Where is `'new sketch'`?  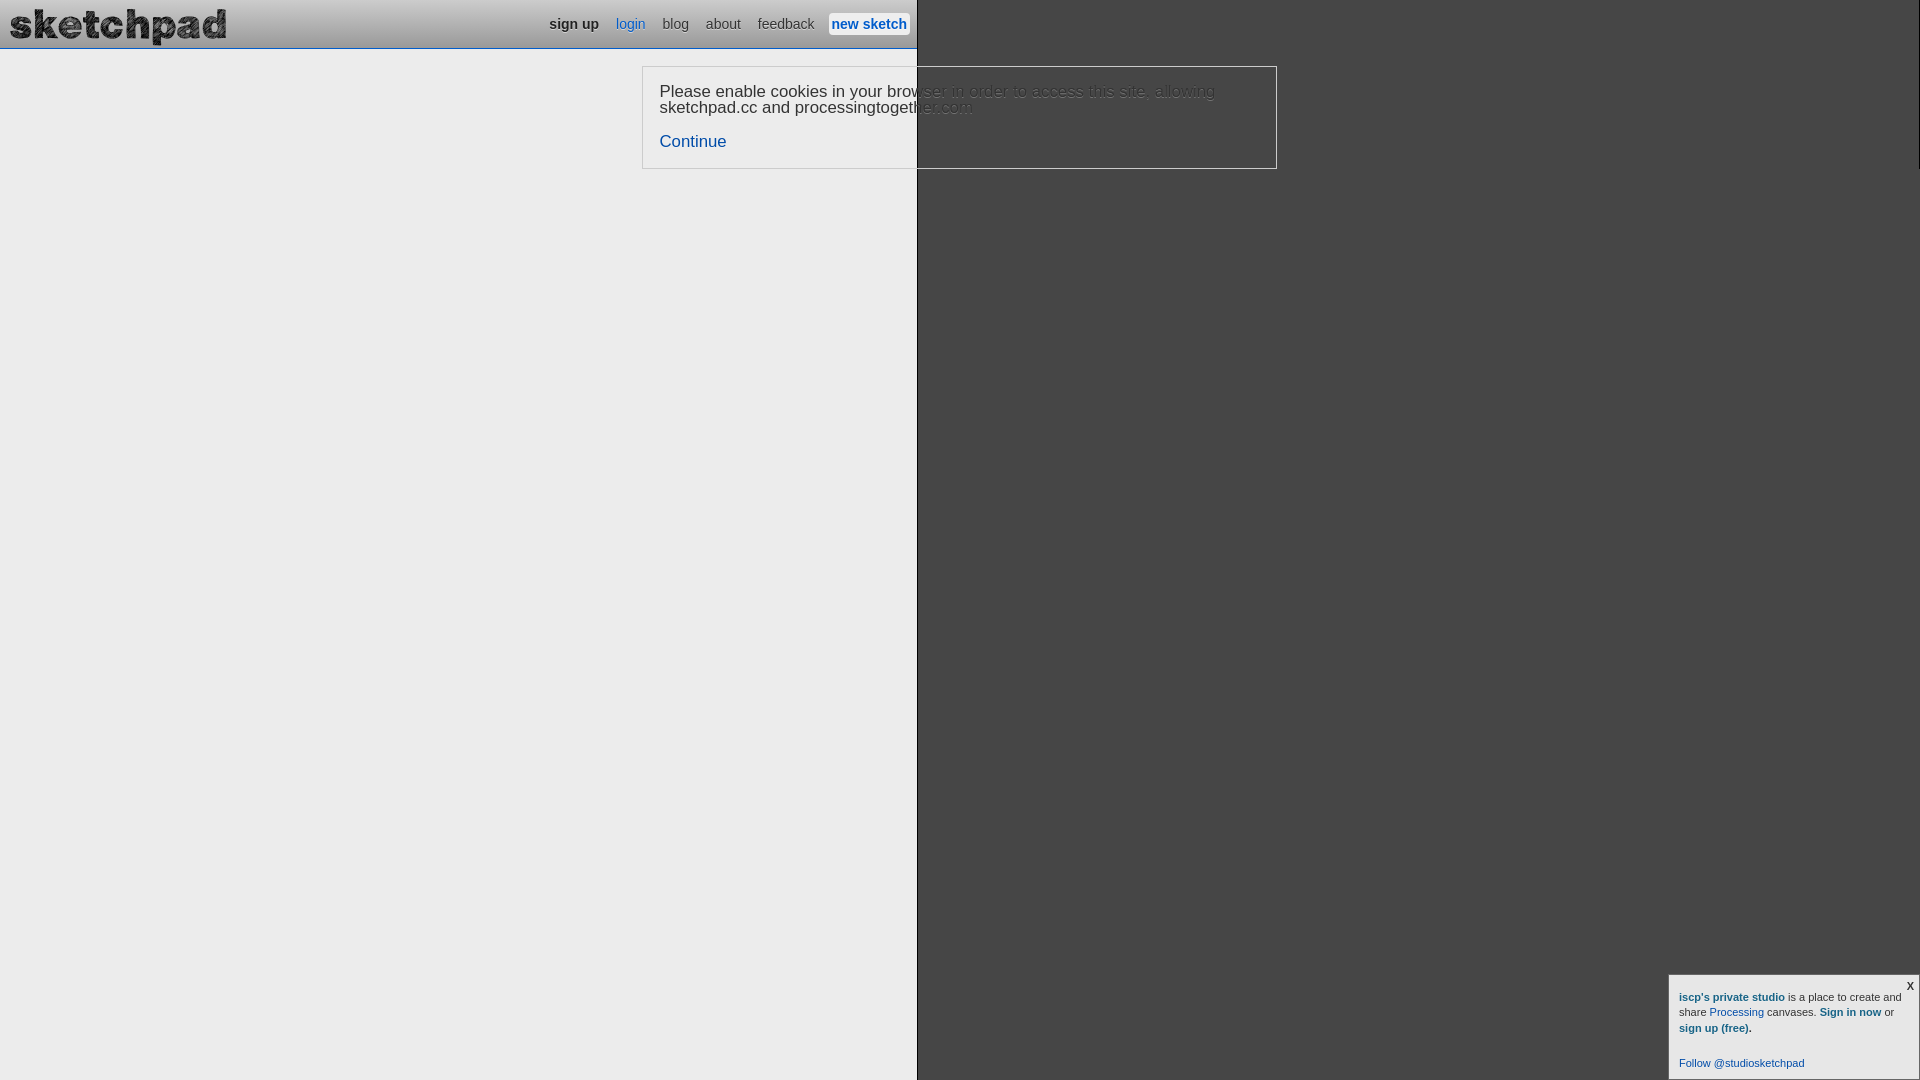
'new sketch' is located at coordinates (869, 23).